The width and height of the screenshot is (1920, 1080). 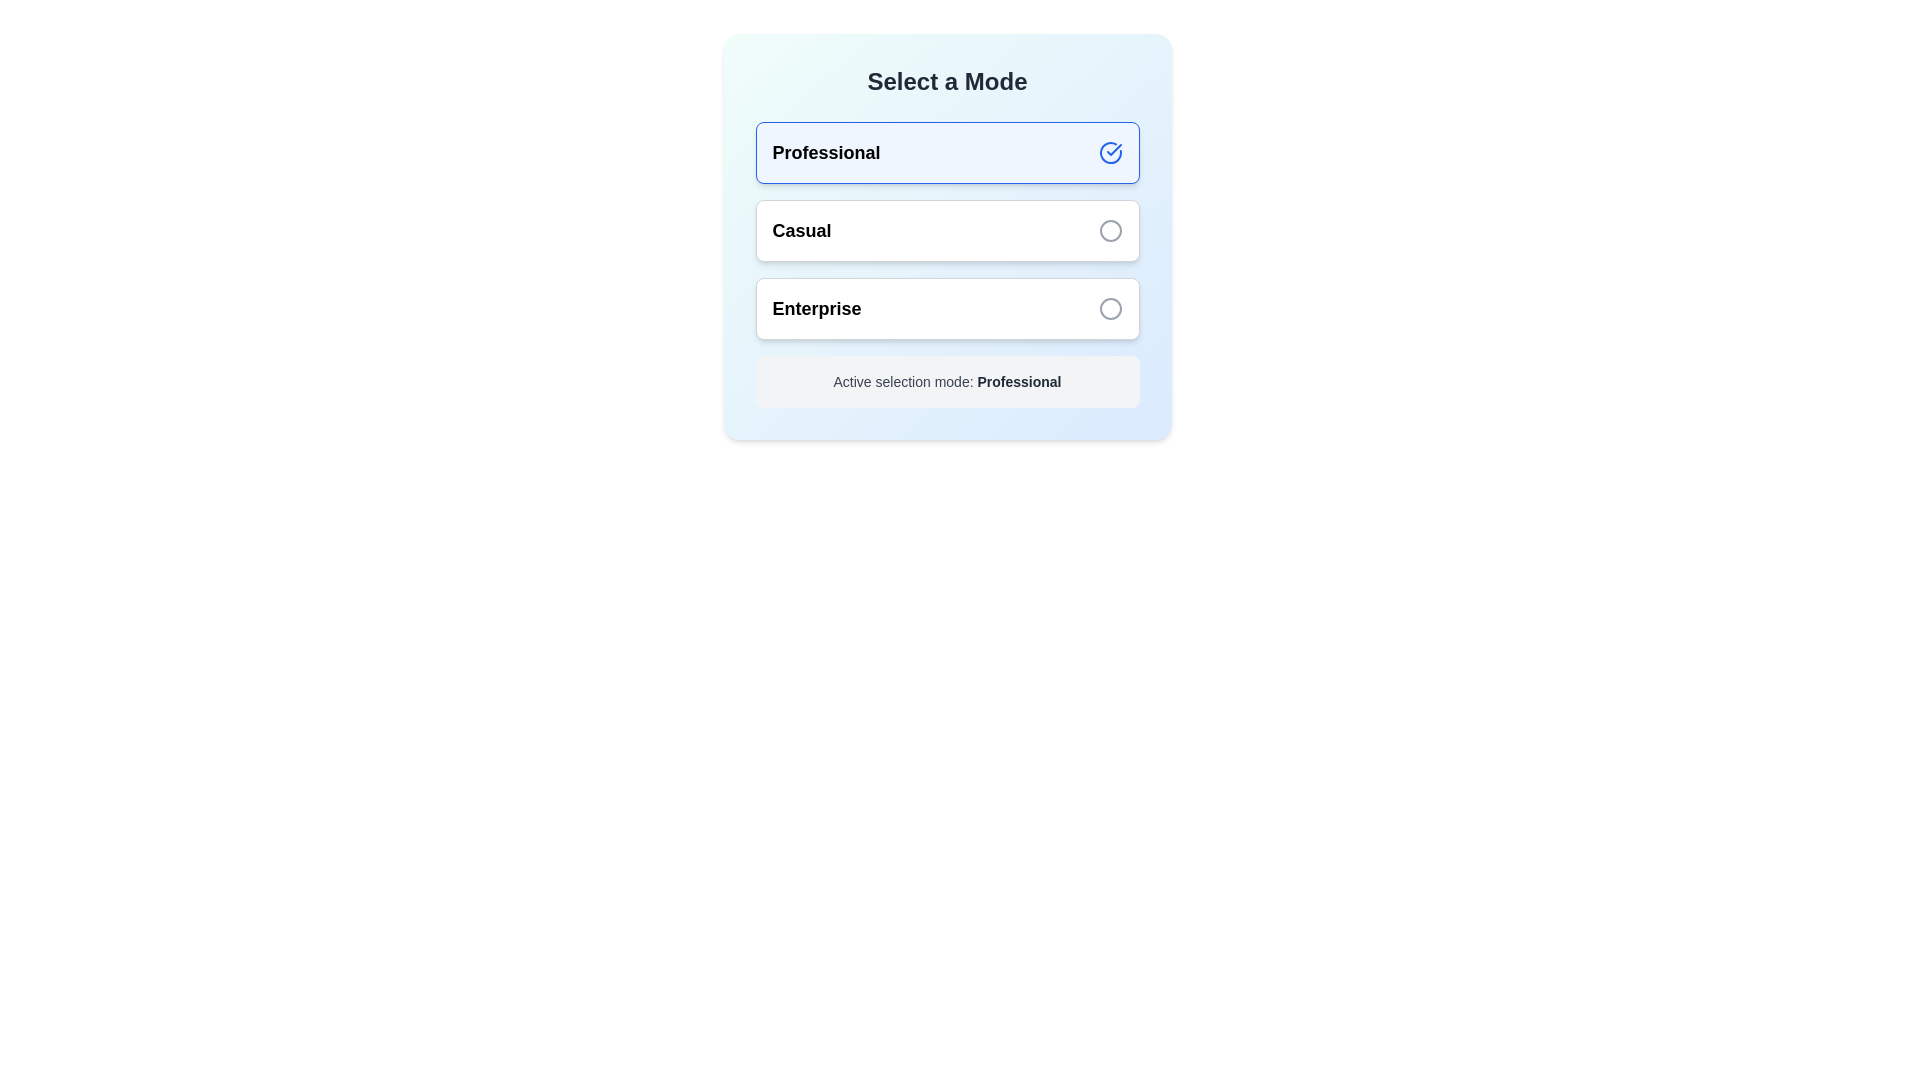 I want to click on the radio button, so click(x=1109, y=230).